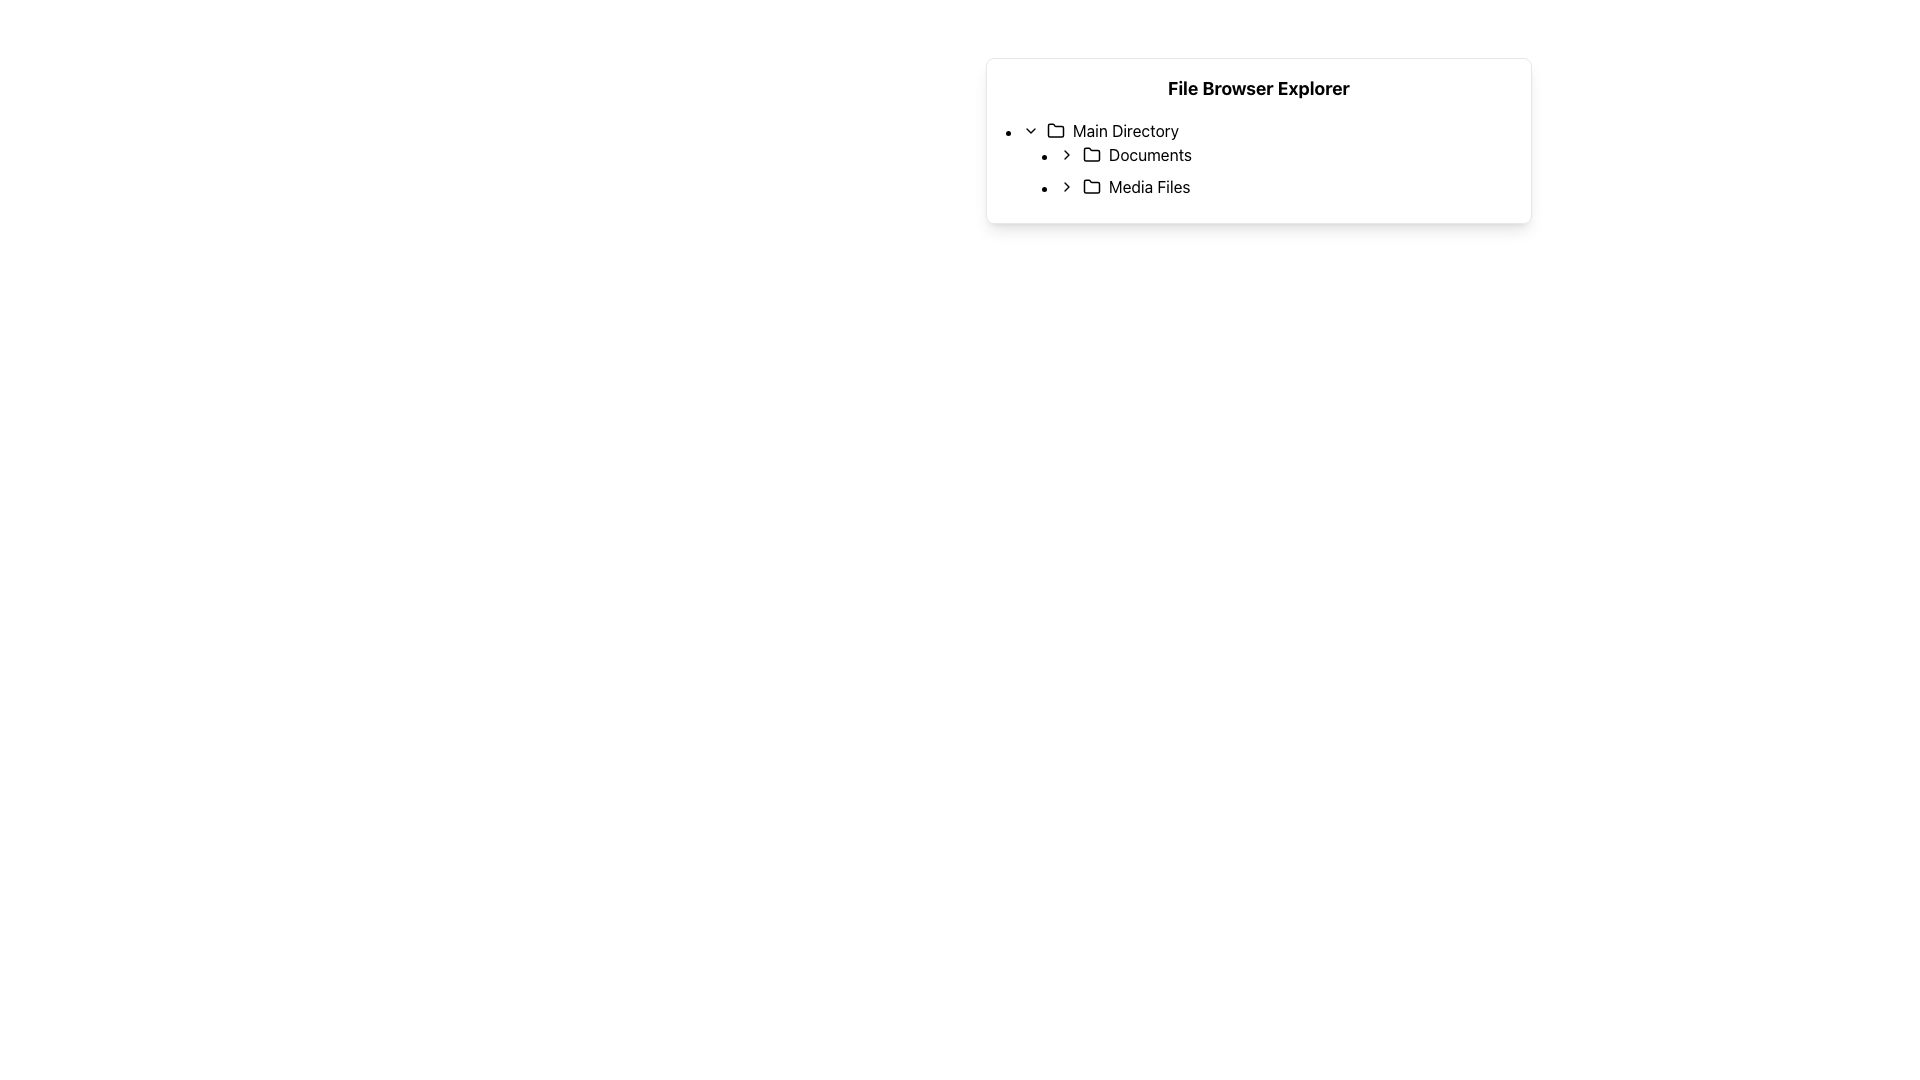 The image size is (1920, 1080). I want to click on the small dark folder icon next to the 'Documents' label in the file browser UI, so click(1090, 153).